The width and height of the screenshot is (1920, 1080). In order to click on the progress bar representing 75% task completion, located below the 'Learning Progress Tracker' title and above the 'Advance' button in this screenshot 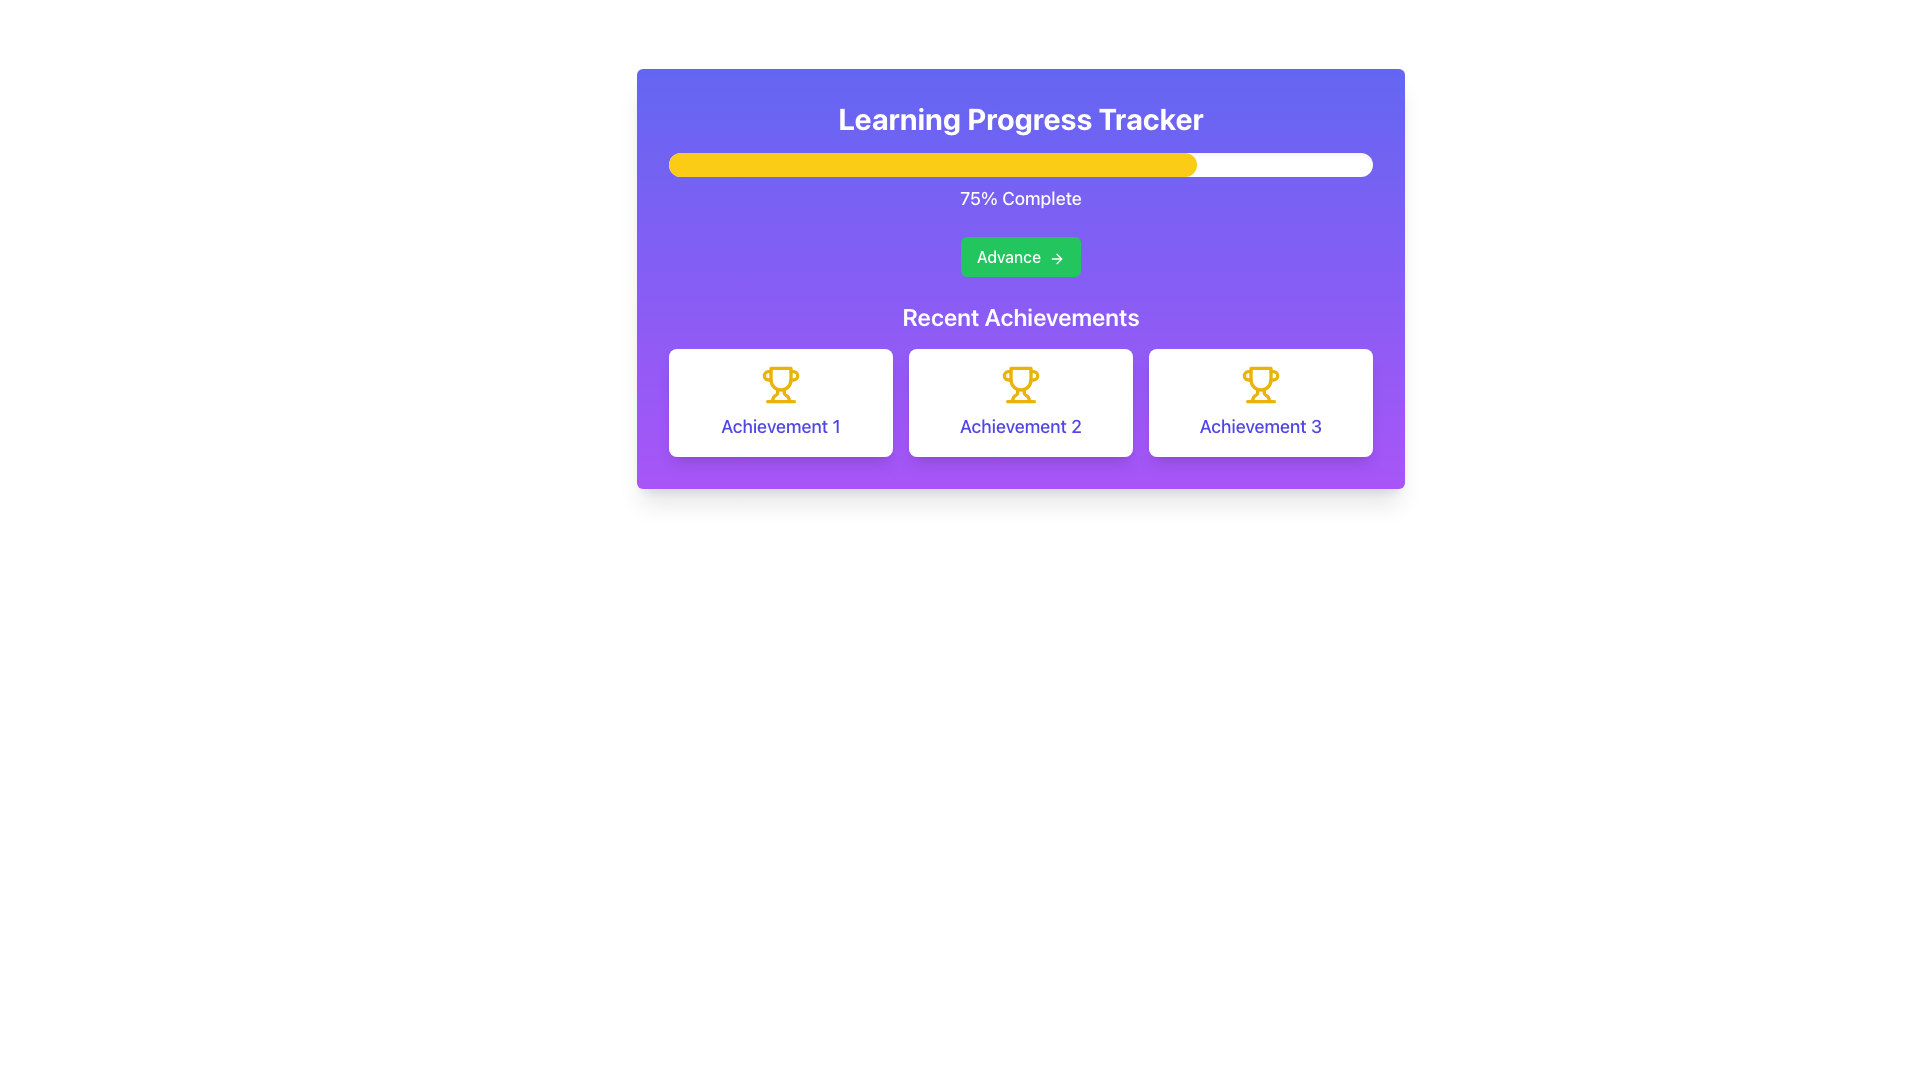, I will do `click(1021, 164)`.